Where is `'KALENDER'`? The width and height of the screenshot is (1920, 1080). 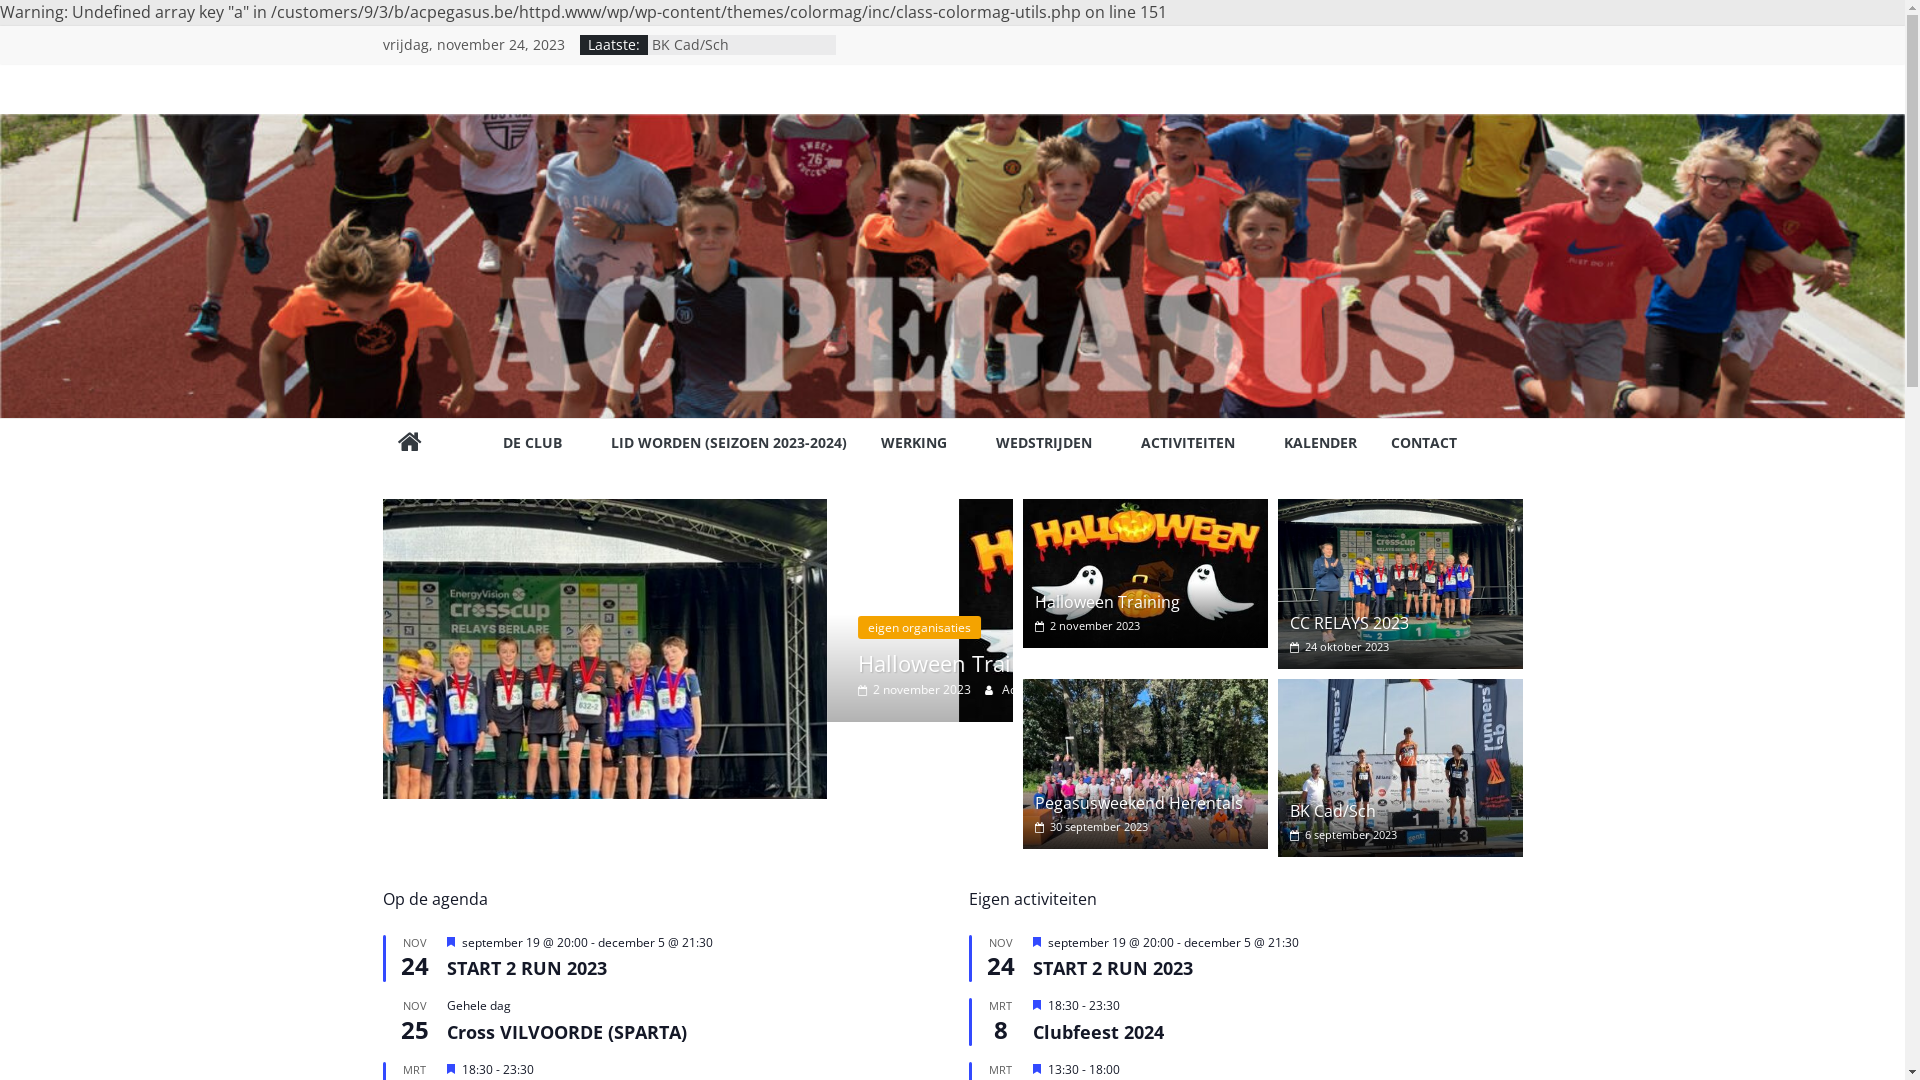
'KALENDER' is located at coordinates (1283, 442).